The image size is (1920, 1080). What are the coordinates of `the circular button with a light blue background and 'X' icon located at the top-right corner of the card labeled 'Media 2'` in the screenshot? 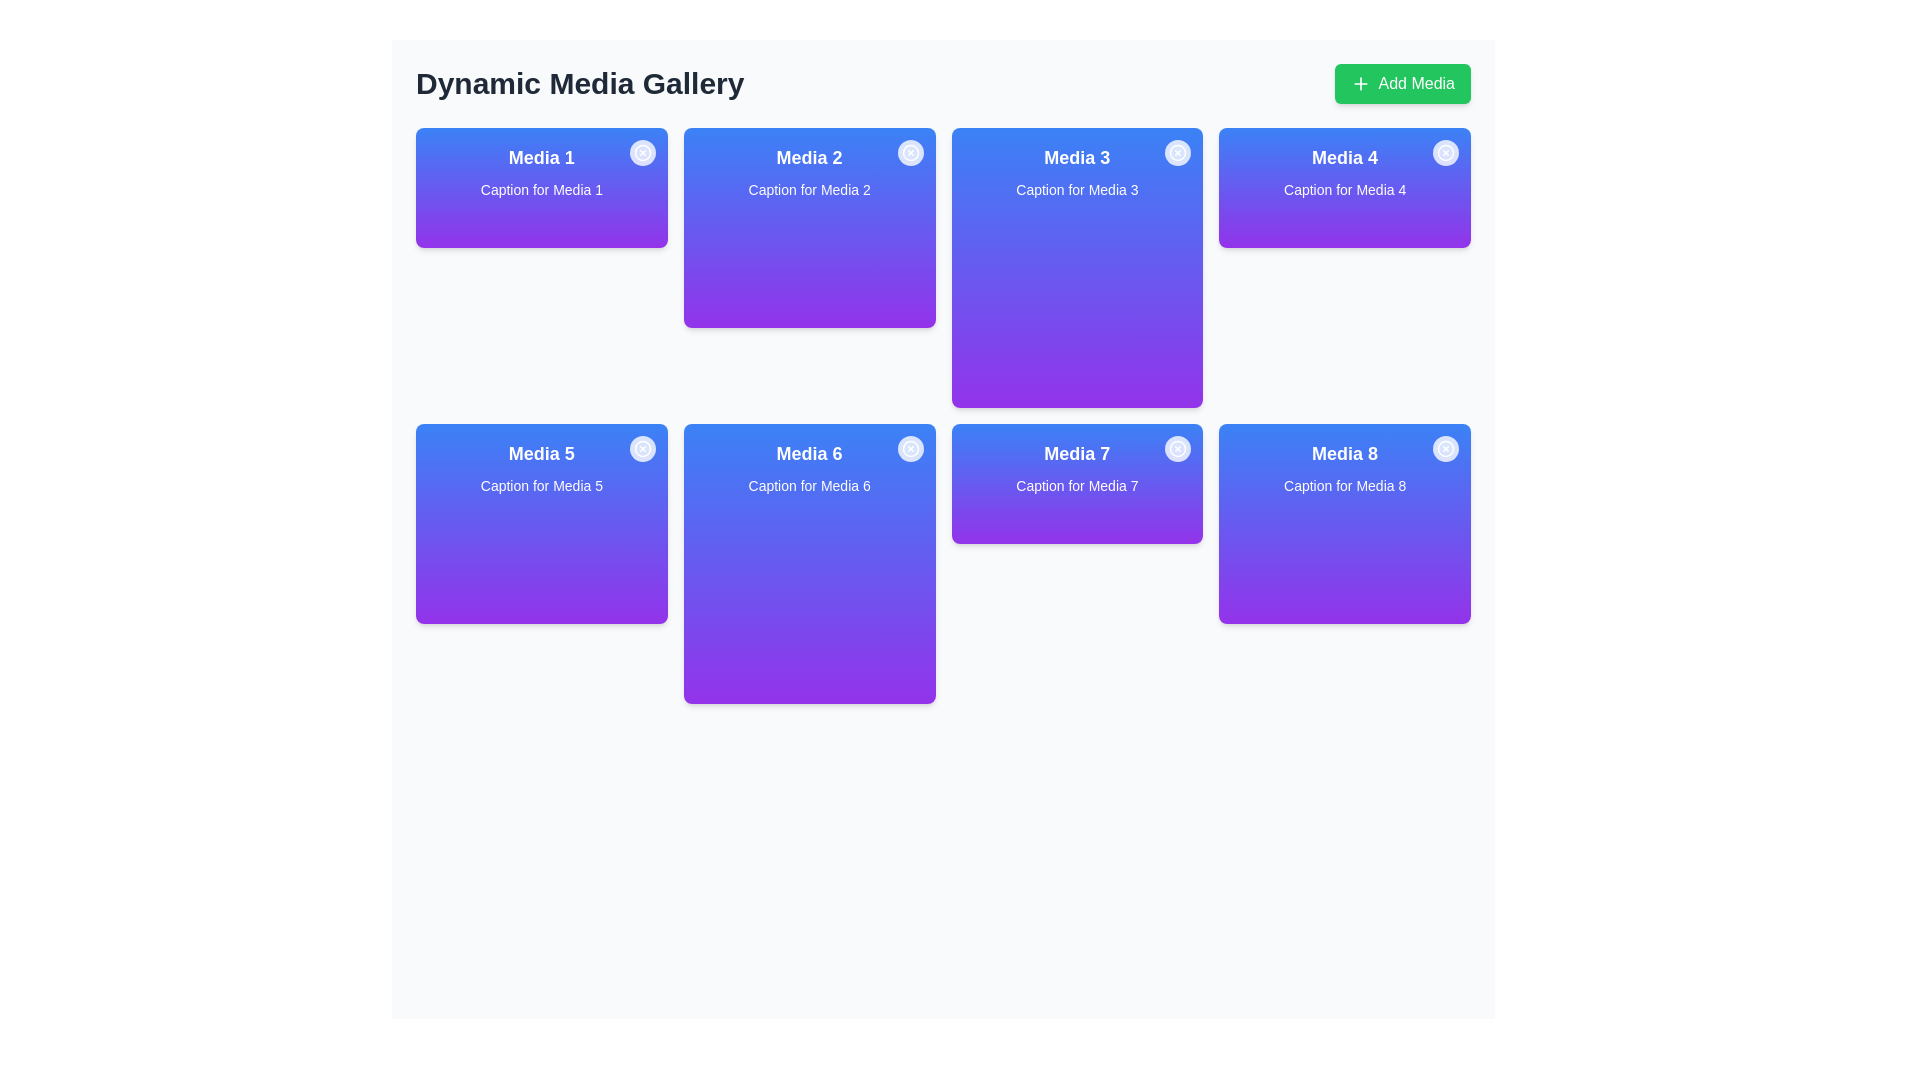 It's located at (909, 153).